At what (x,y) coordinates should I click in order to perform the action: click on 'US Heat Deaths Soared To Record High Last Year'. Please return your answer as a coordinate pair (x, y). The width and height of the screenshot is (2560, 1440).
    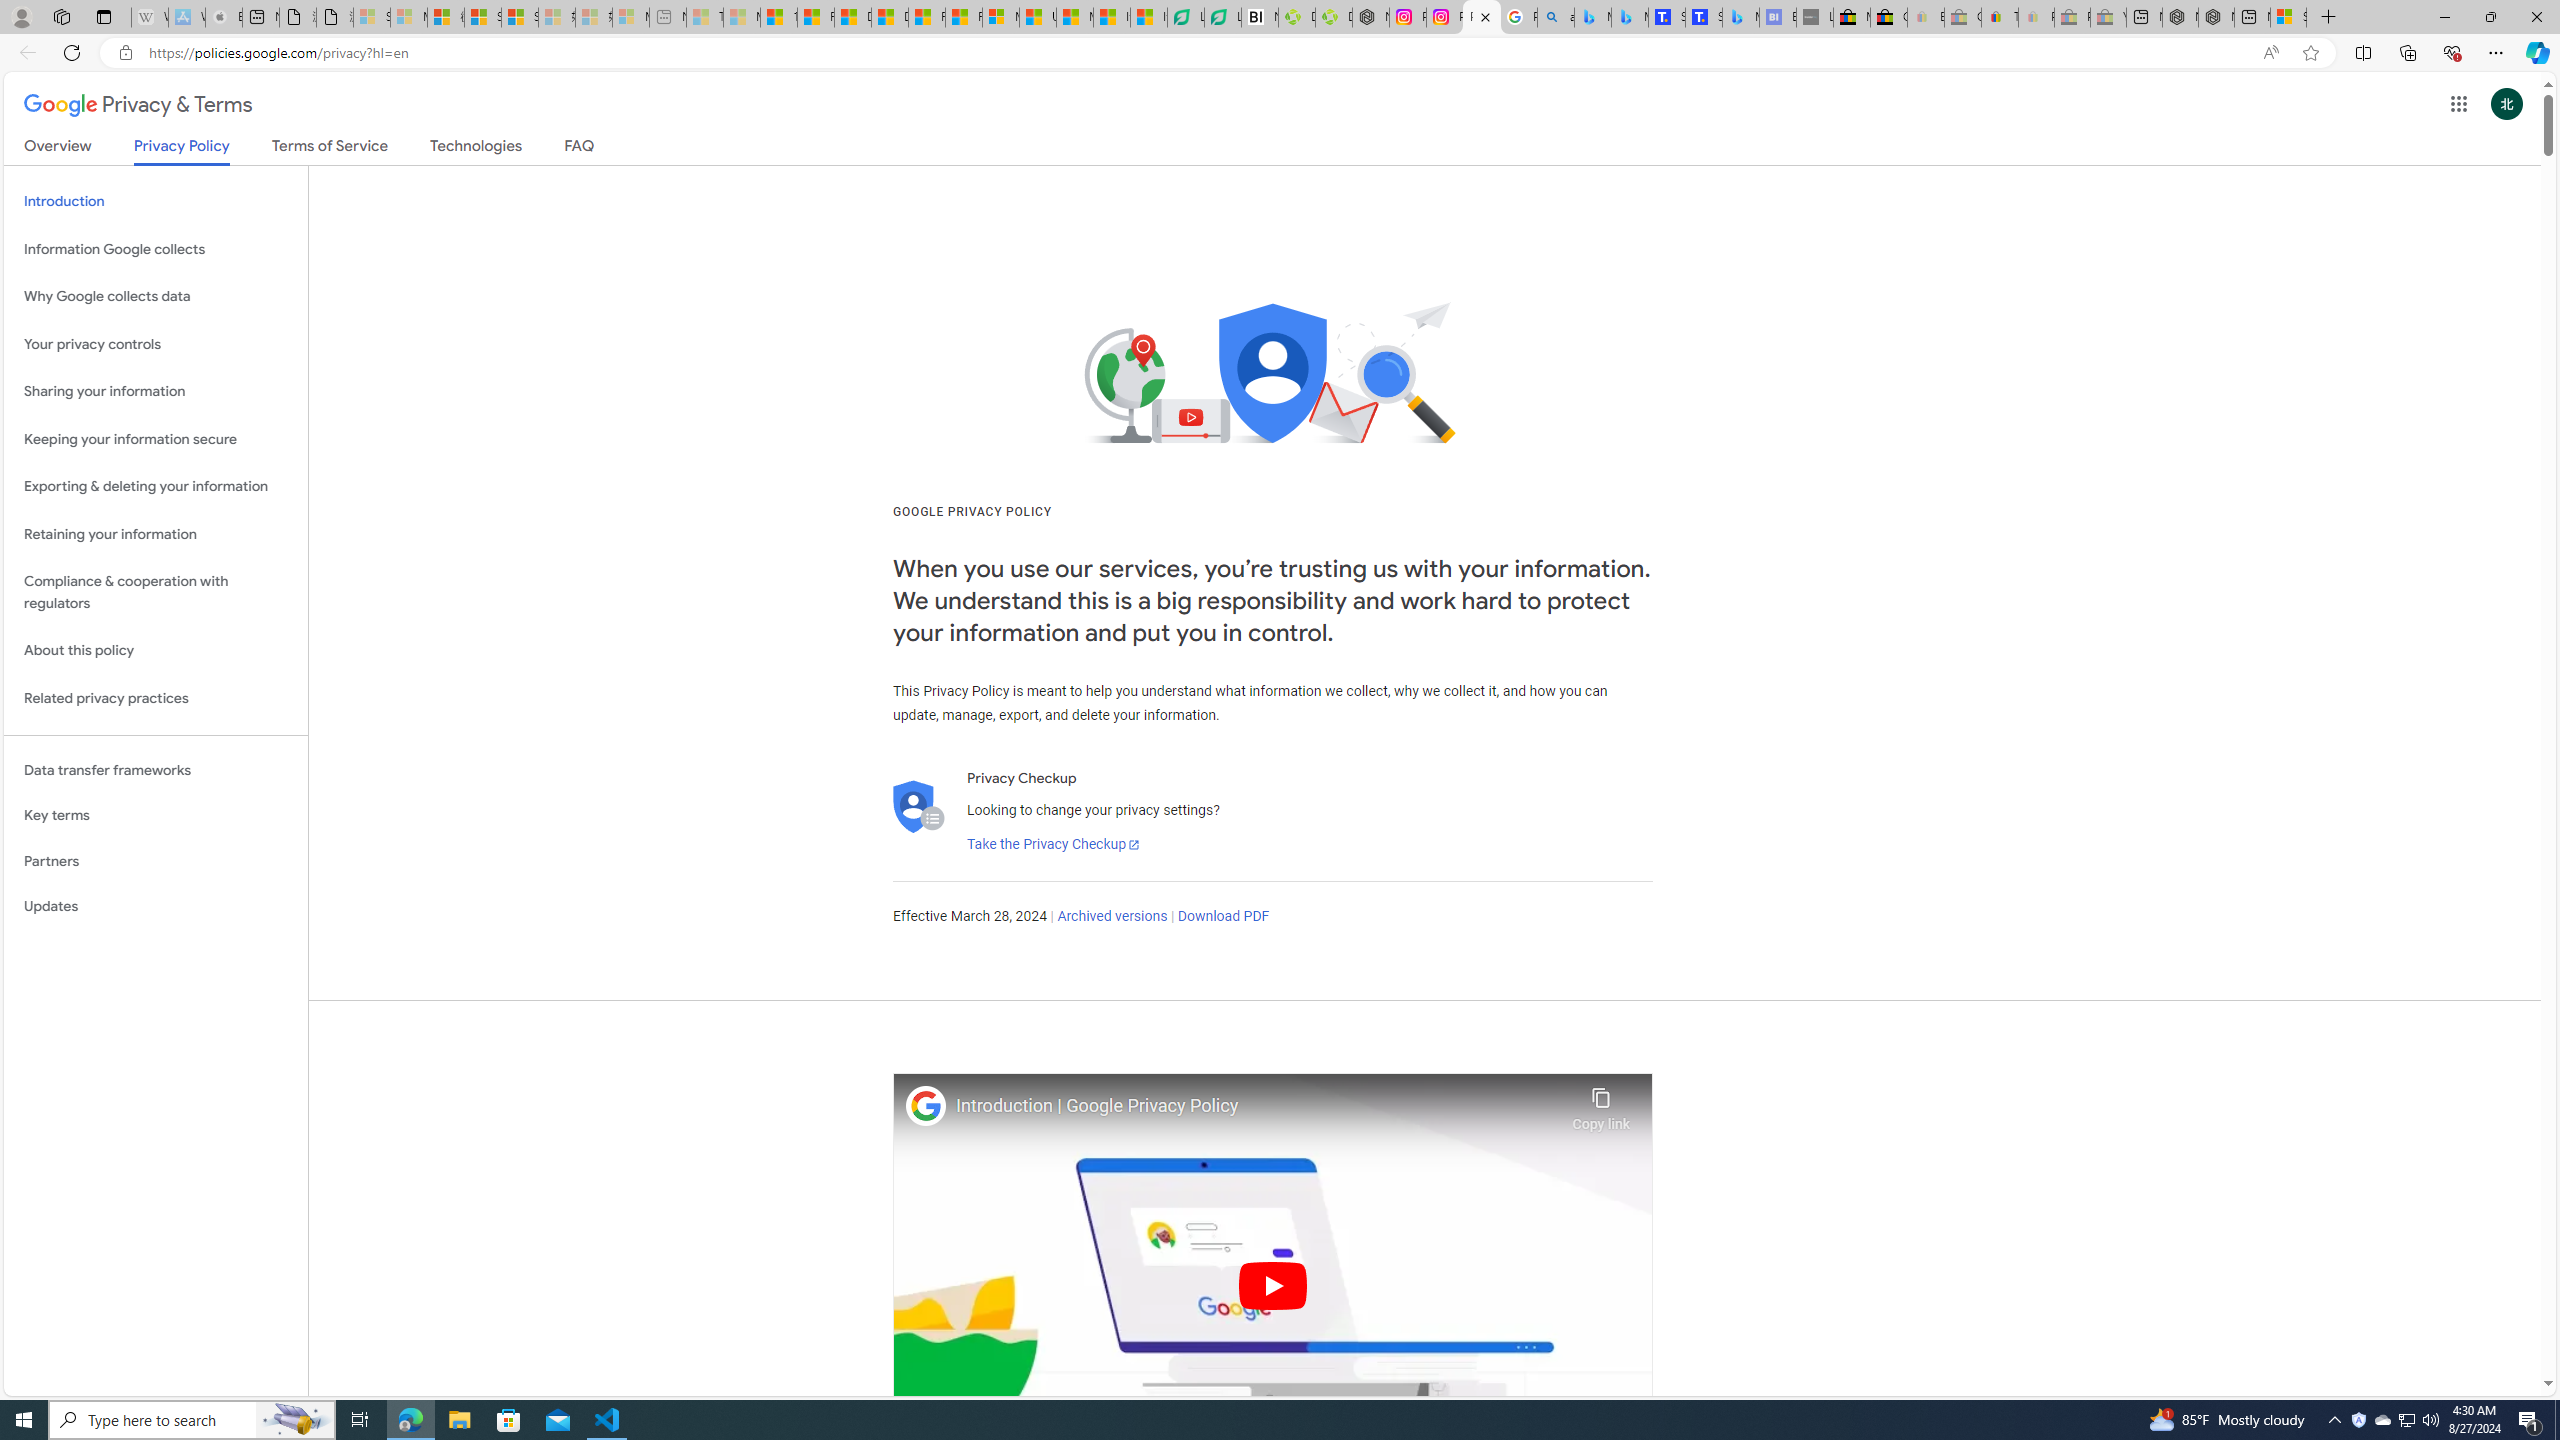
    Looking at the image, I should click on (1038, 16).